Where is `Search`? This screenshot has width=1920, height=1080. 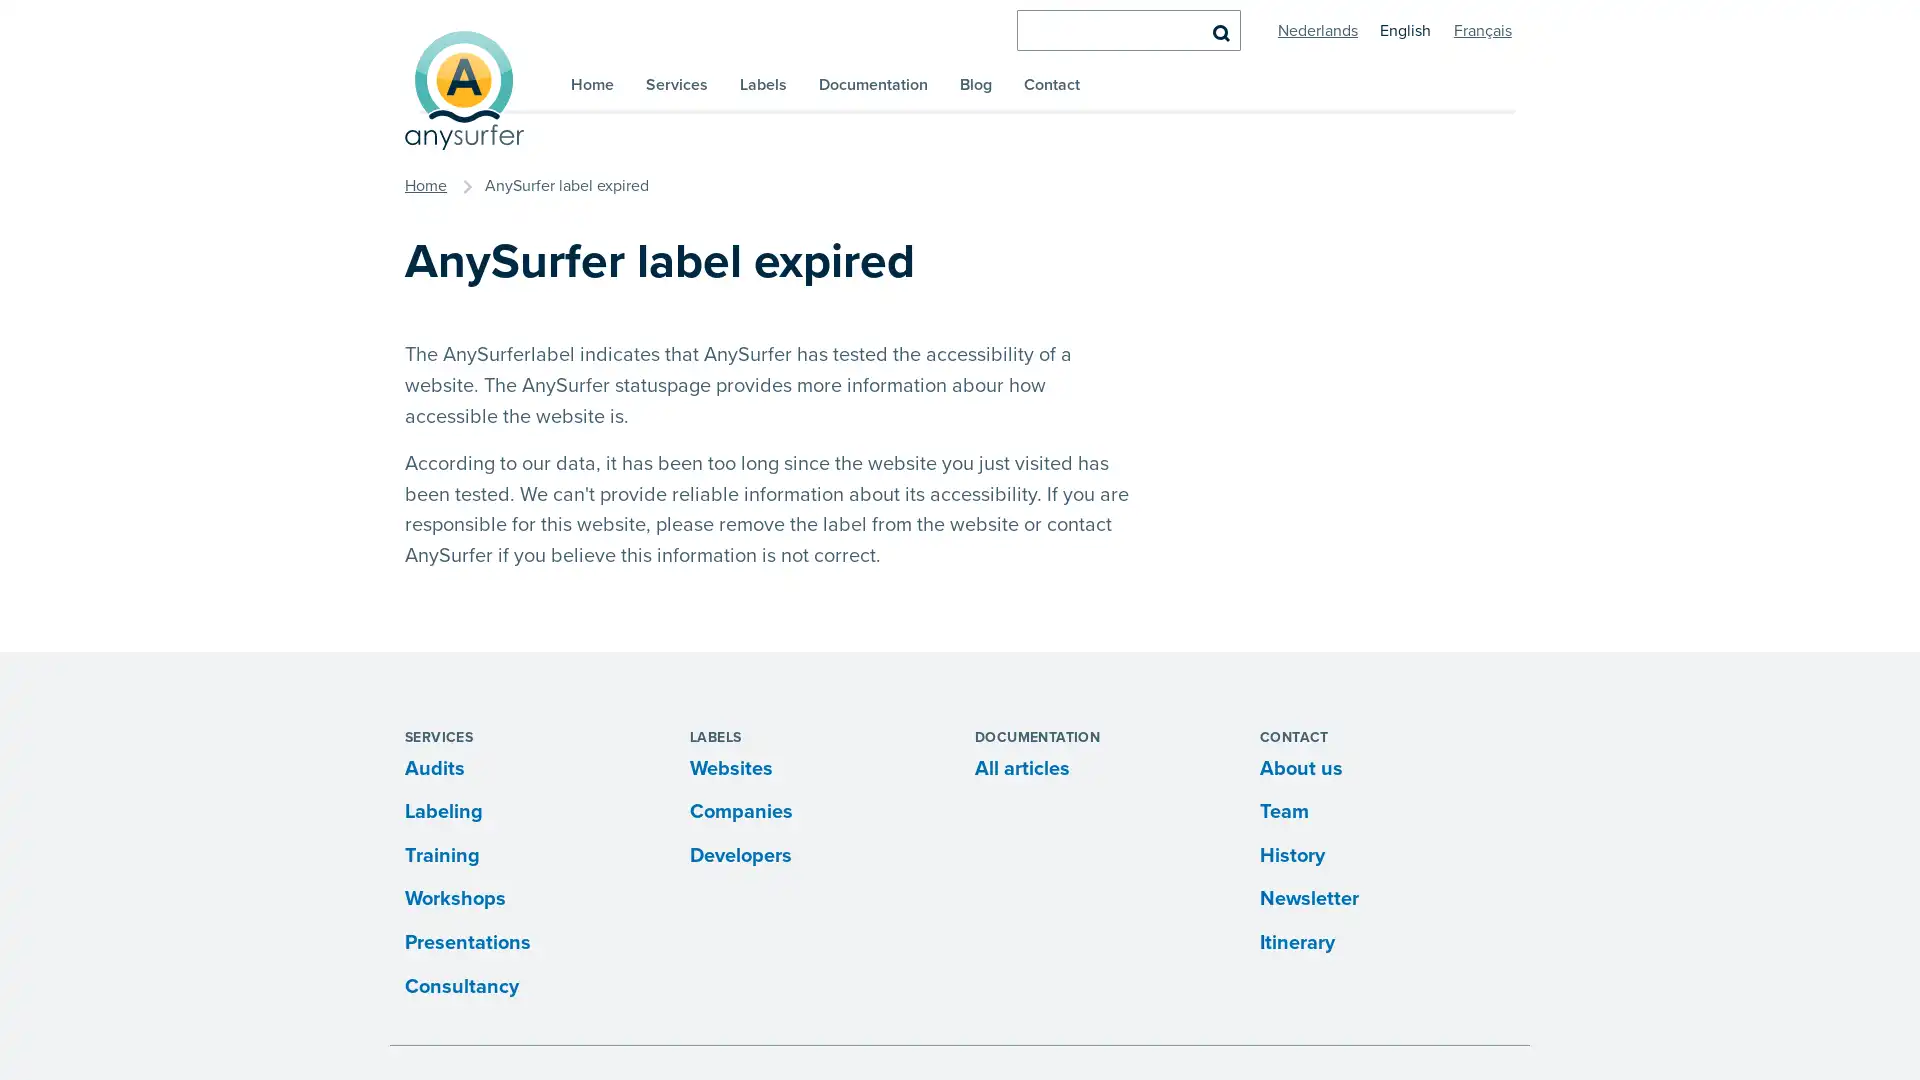
Search is located at coordinates (1218, 31).